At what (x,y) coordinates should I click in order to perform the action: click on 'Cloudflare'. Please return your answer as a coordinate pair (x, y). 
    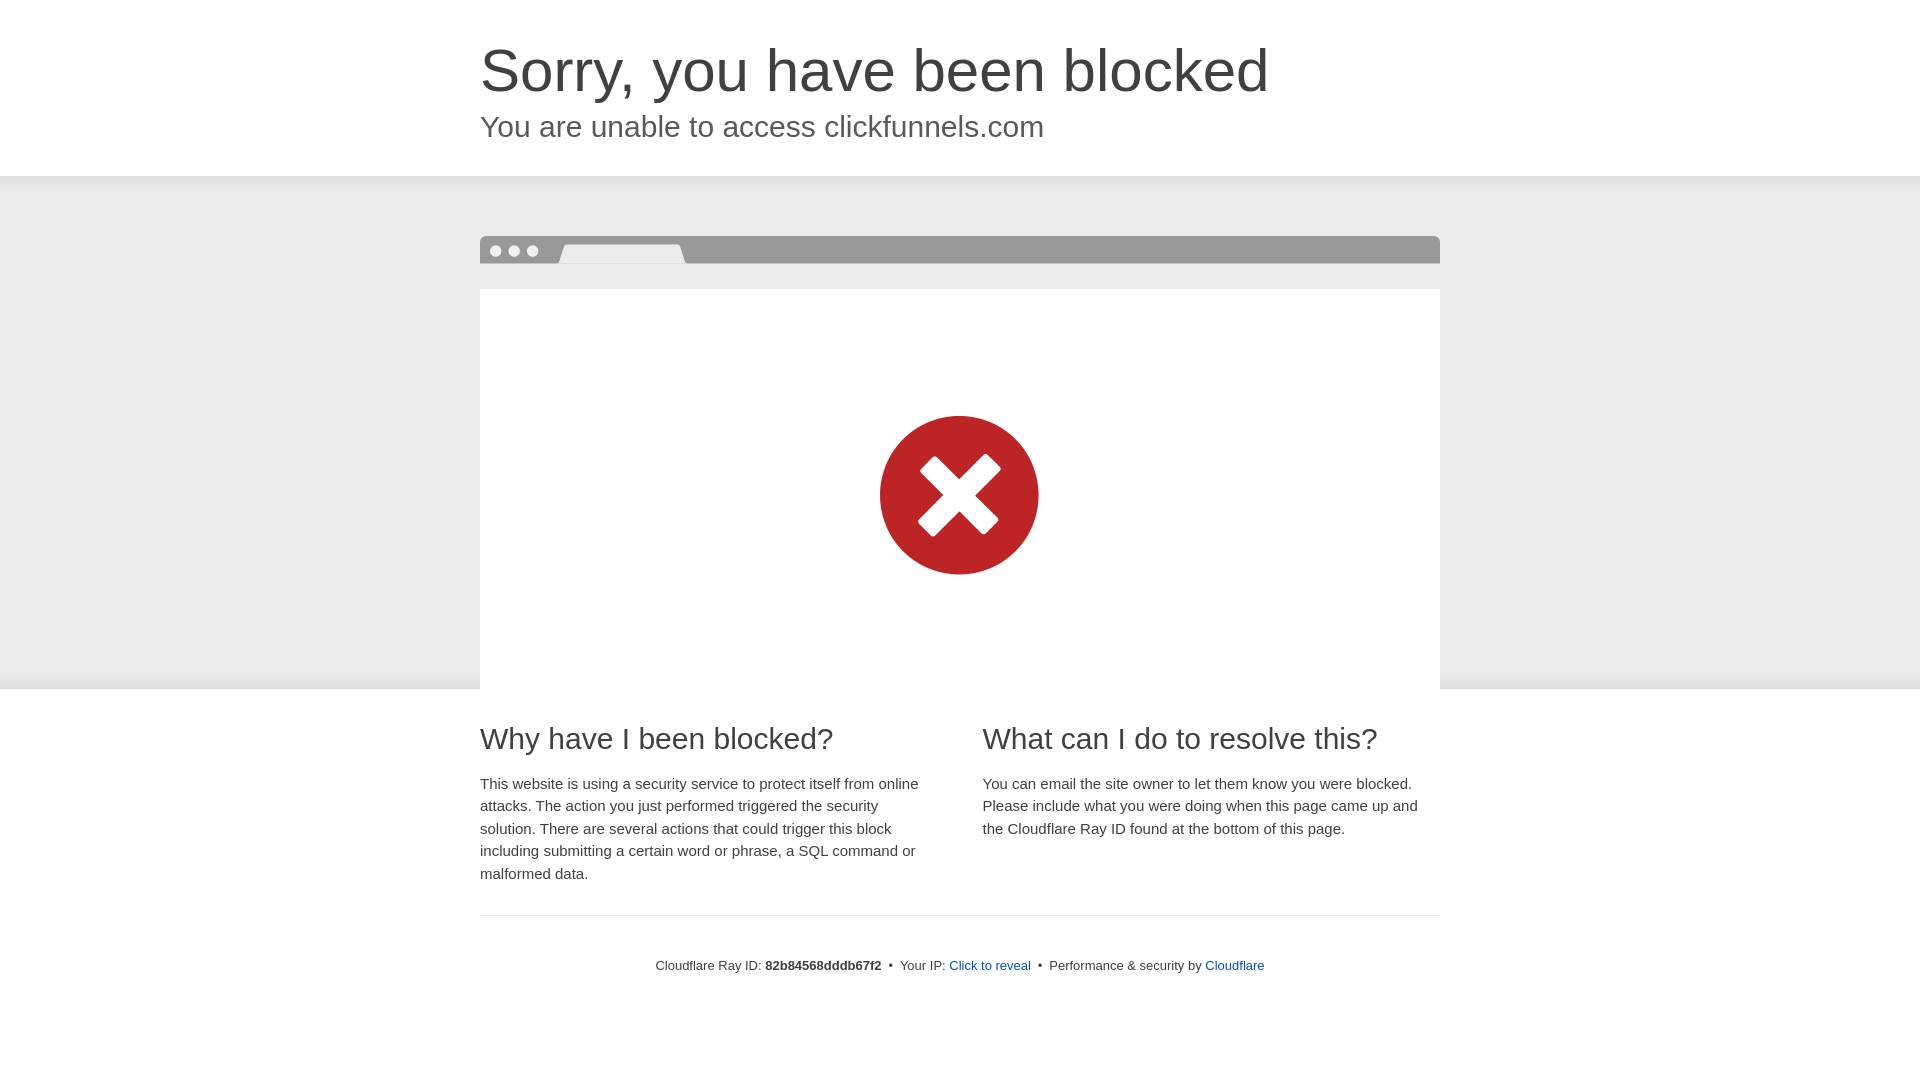
    Looking at the image, I should click on (1233, 964).